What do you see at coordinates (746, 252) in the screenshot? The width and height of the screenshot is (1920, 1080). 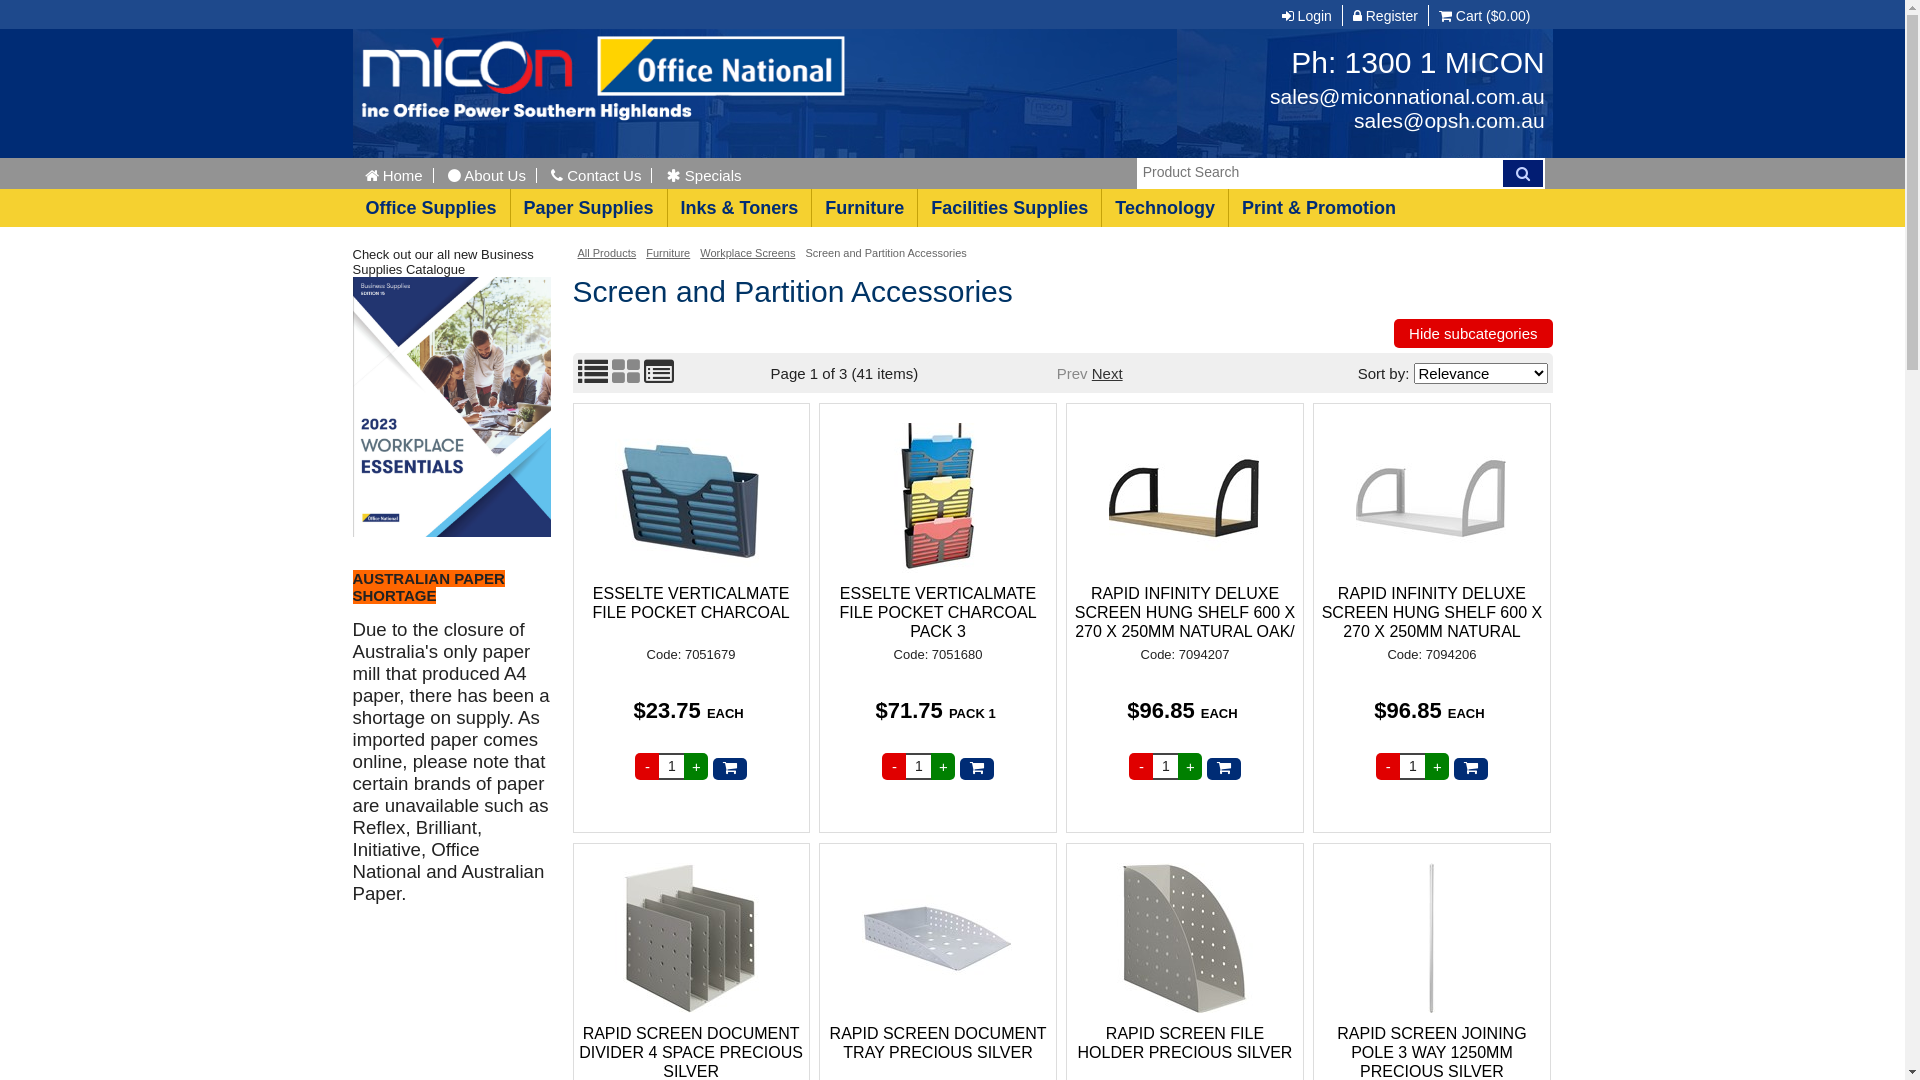 I see `'Workplace Screens'` at bounding box center [746, 252].